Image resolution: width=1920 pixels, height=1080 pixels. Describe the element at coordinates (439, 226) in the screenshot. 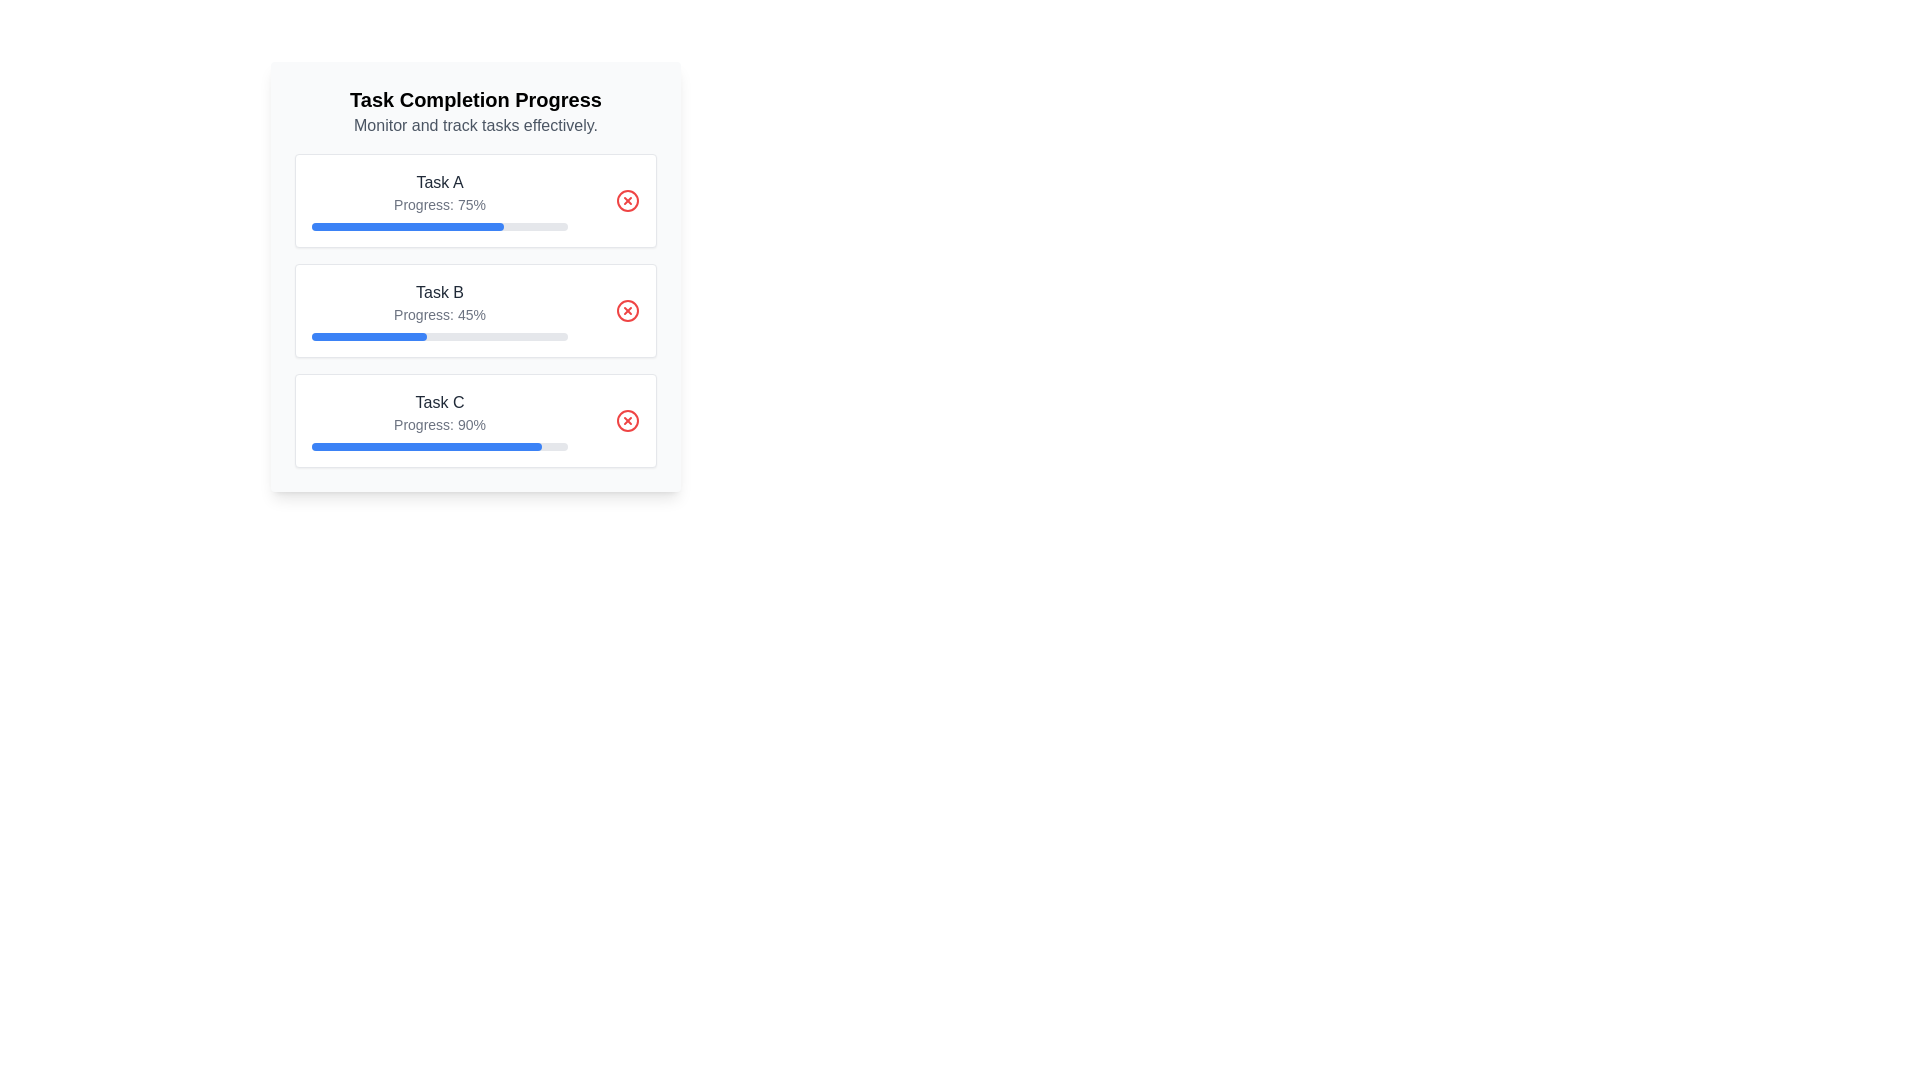

I see `the progress bar representing 'Task A', which shows a completion rate of 75% and is located below the text 'Progress: 75%' in the first card of the interface` at that location.